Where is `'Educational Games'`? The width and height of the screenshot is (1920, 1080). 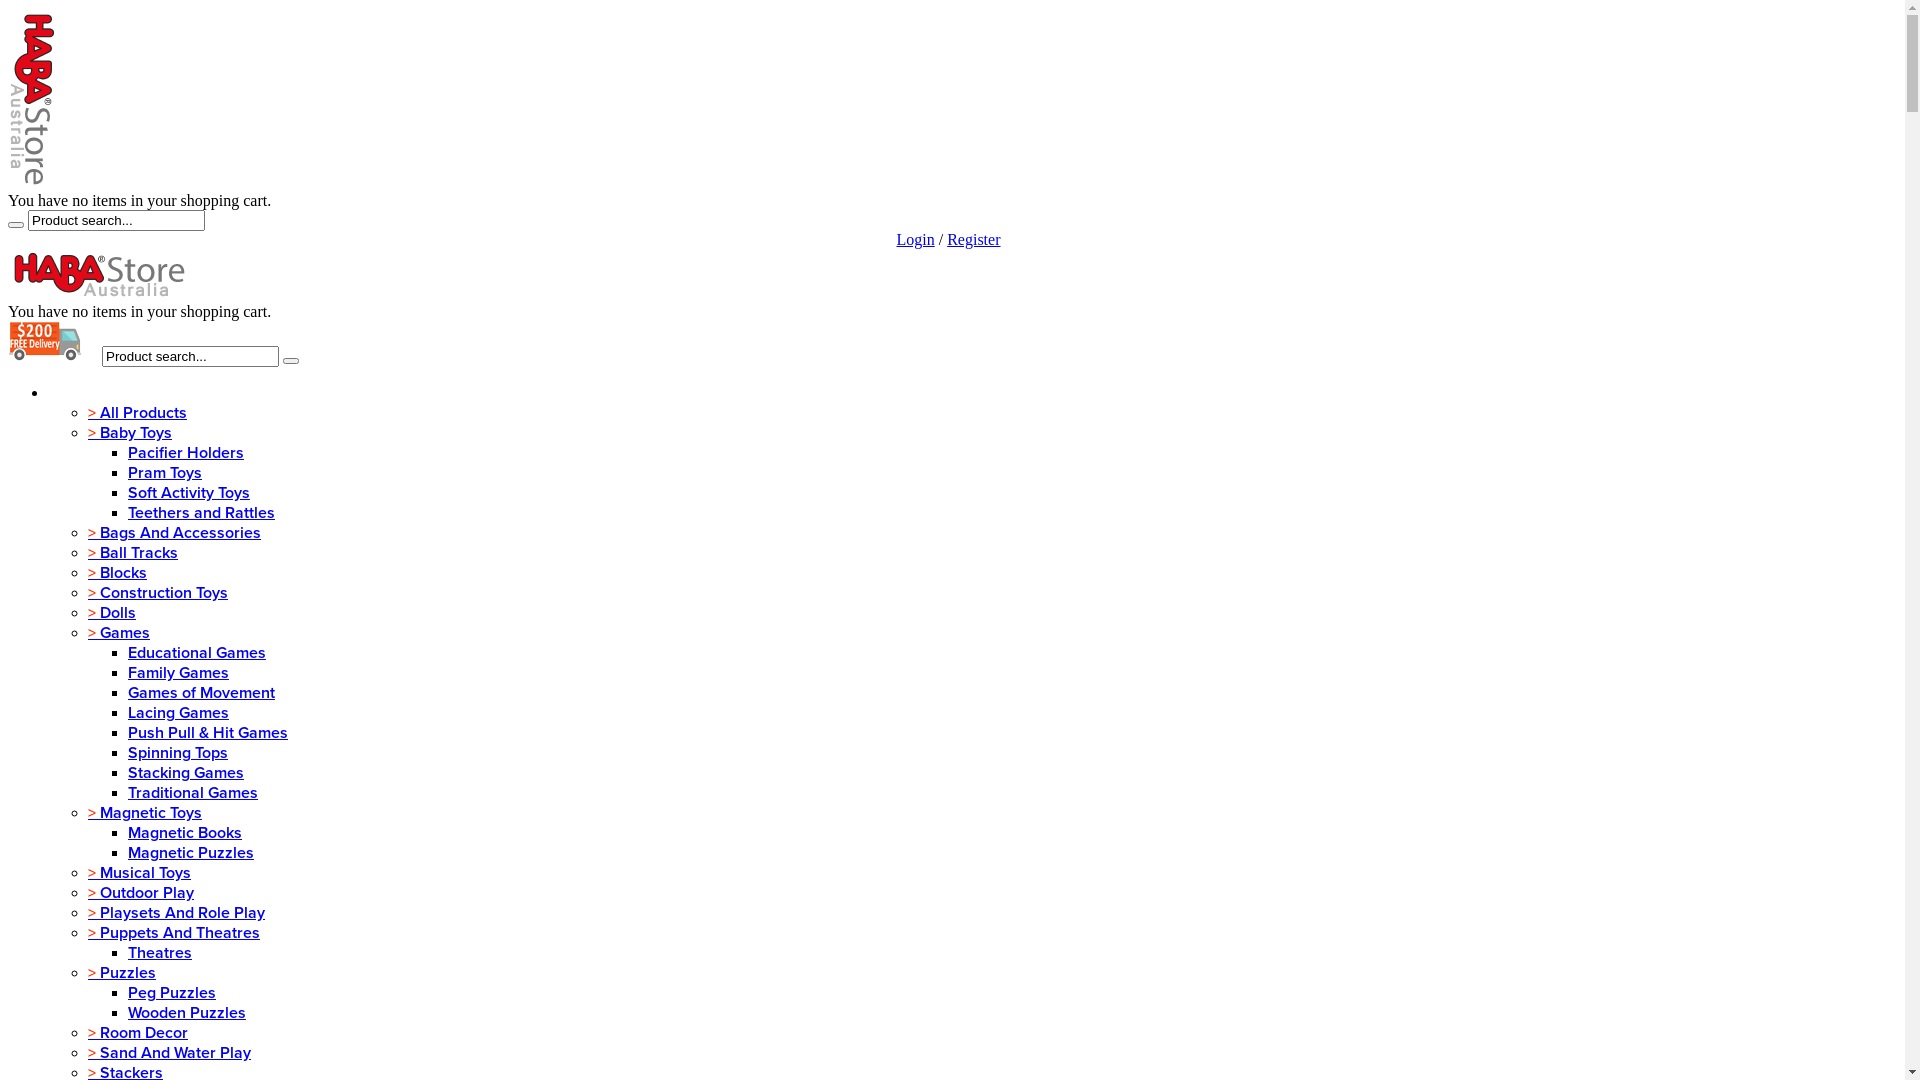 'Educational Games' is located at coordinates (196, 652).